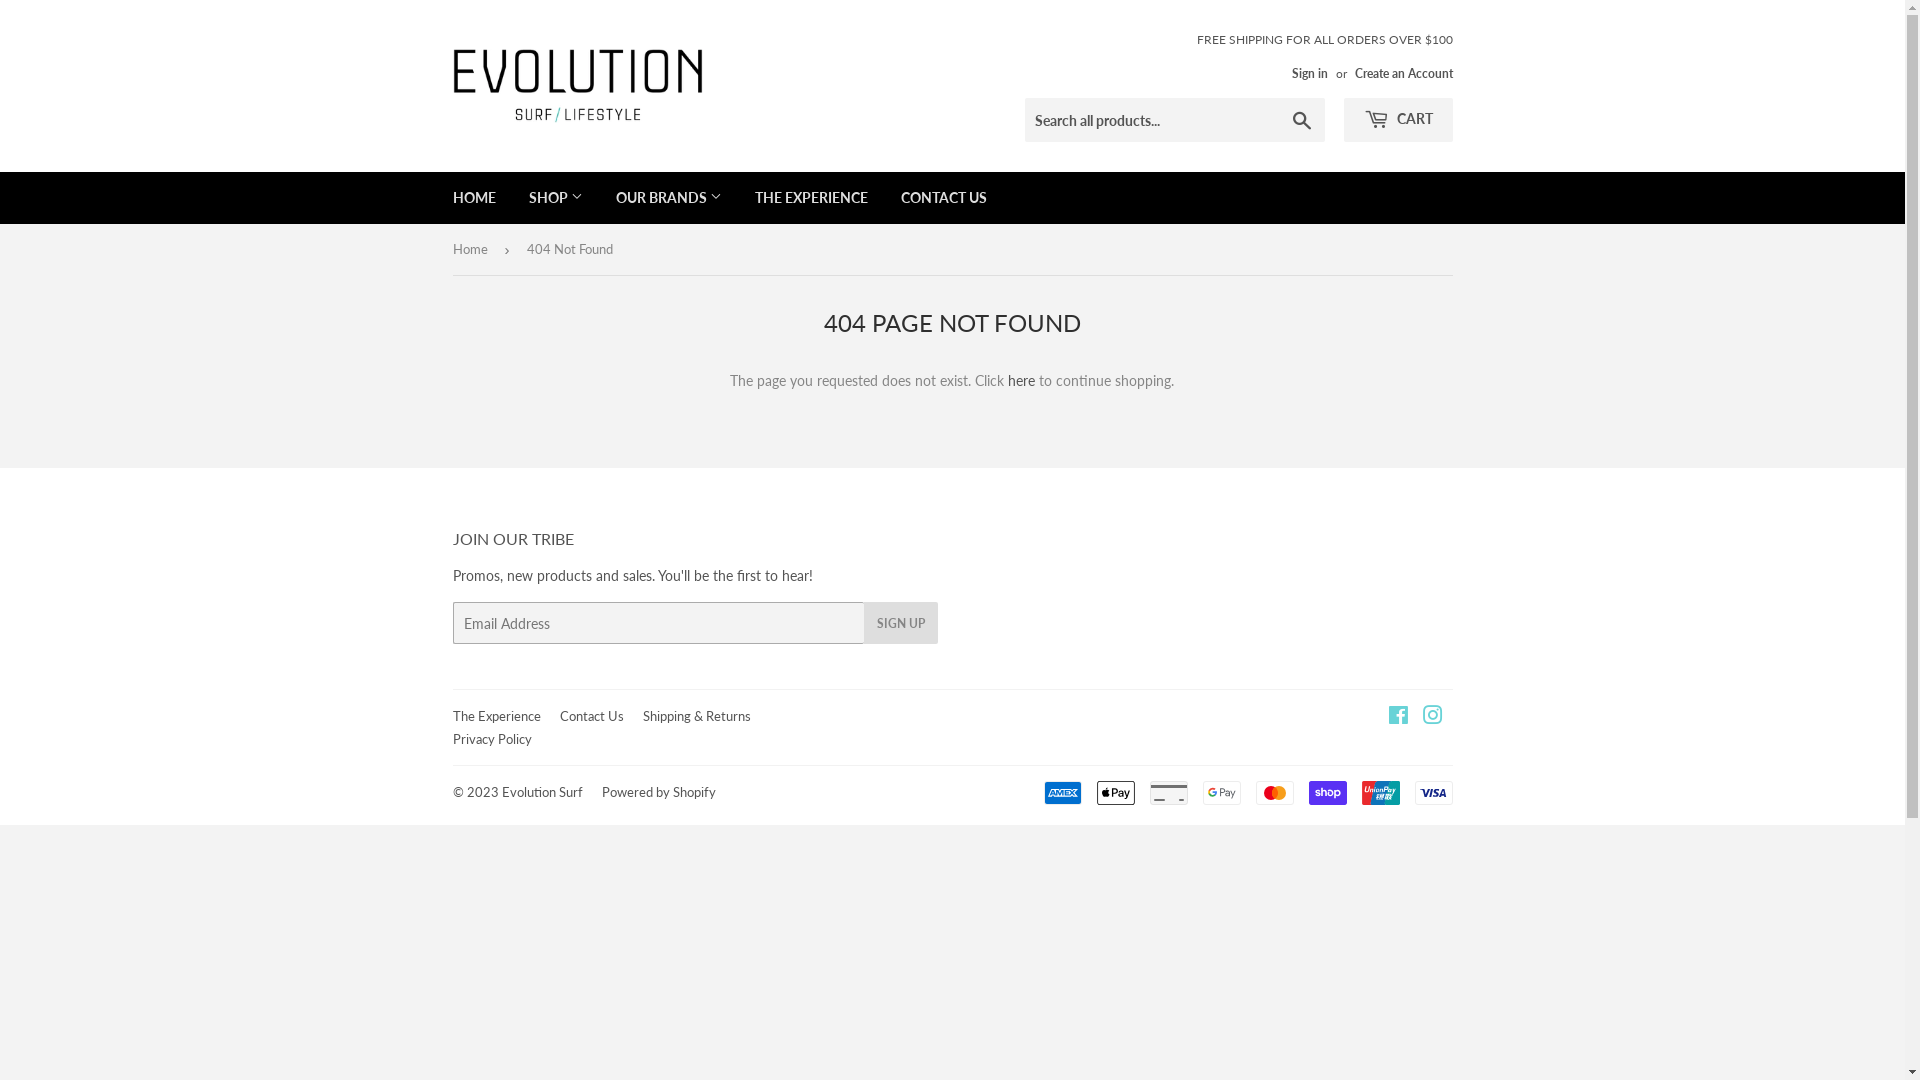 The height and width of the screenshot is (1080, 1920). What do you see at coordinates (667, 197) in the screenshot?
I see `'OUR BRANDS'` at bounding box center [667, 197].